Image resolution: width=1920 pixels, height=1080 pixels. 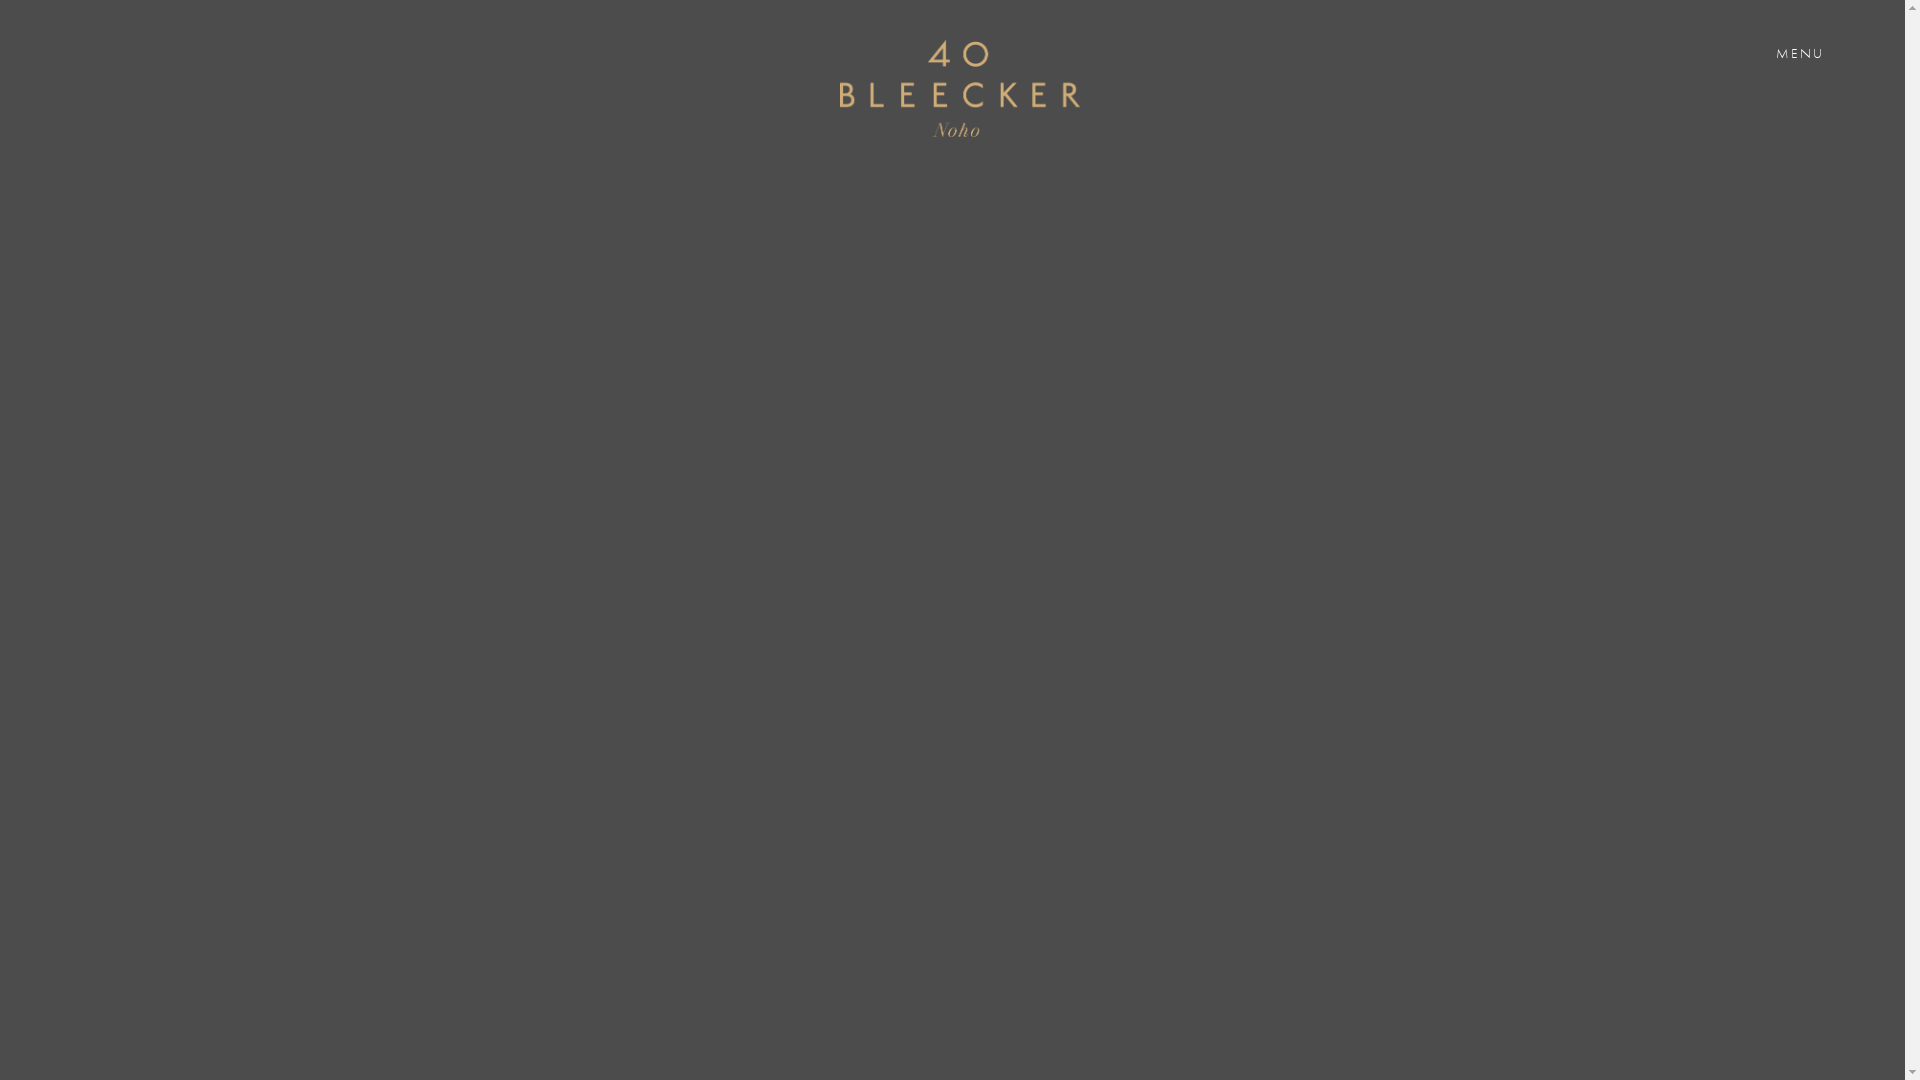 I want to click on 'MENU', so click(x=1800, y=52).